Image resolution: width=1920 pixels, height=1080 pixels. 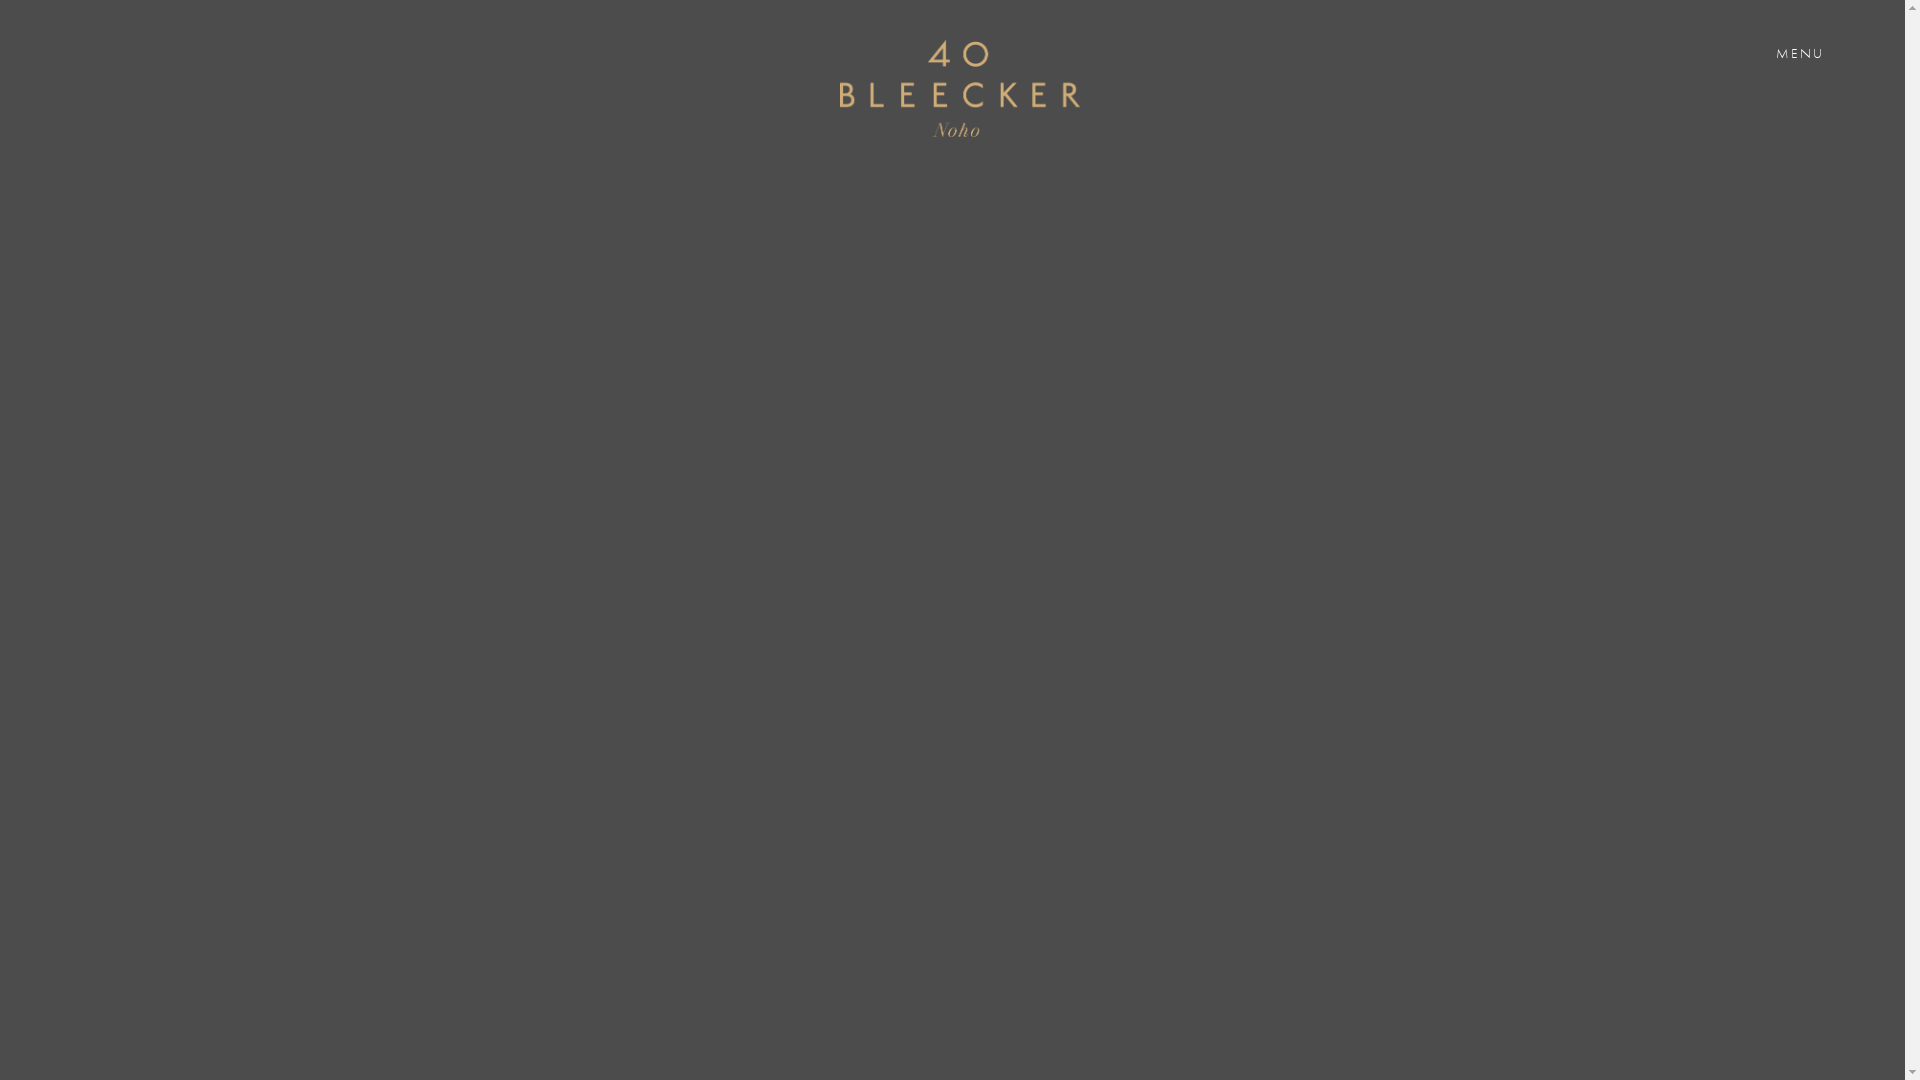 I want to click on 'MENU', so click(x=1800, y=52).